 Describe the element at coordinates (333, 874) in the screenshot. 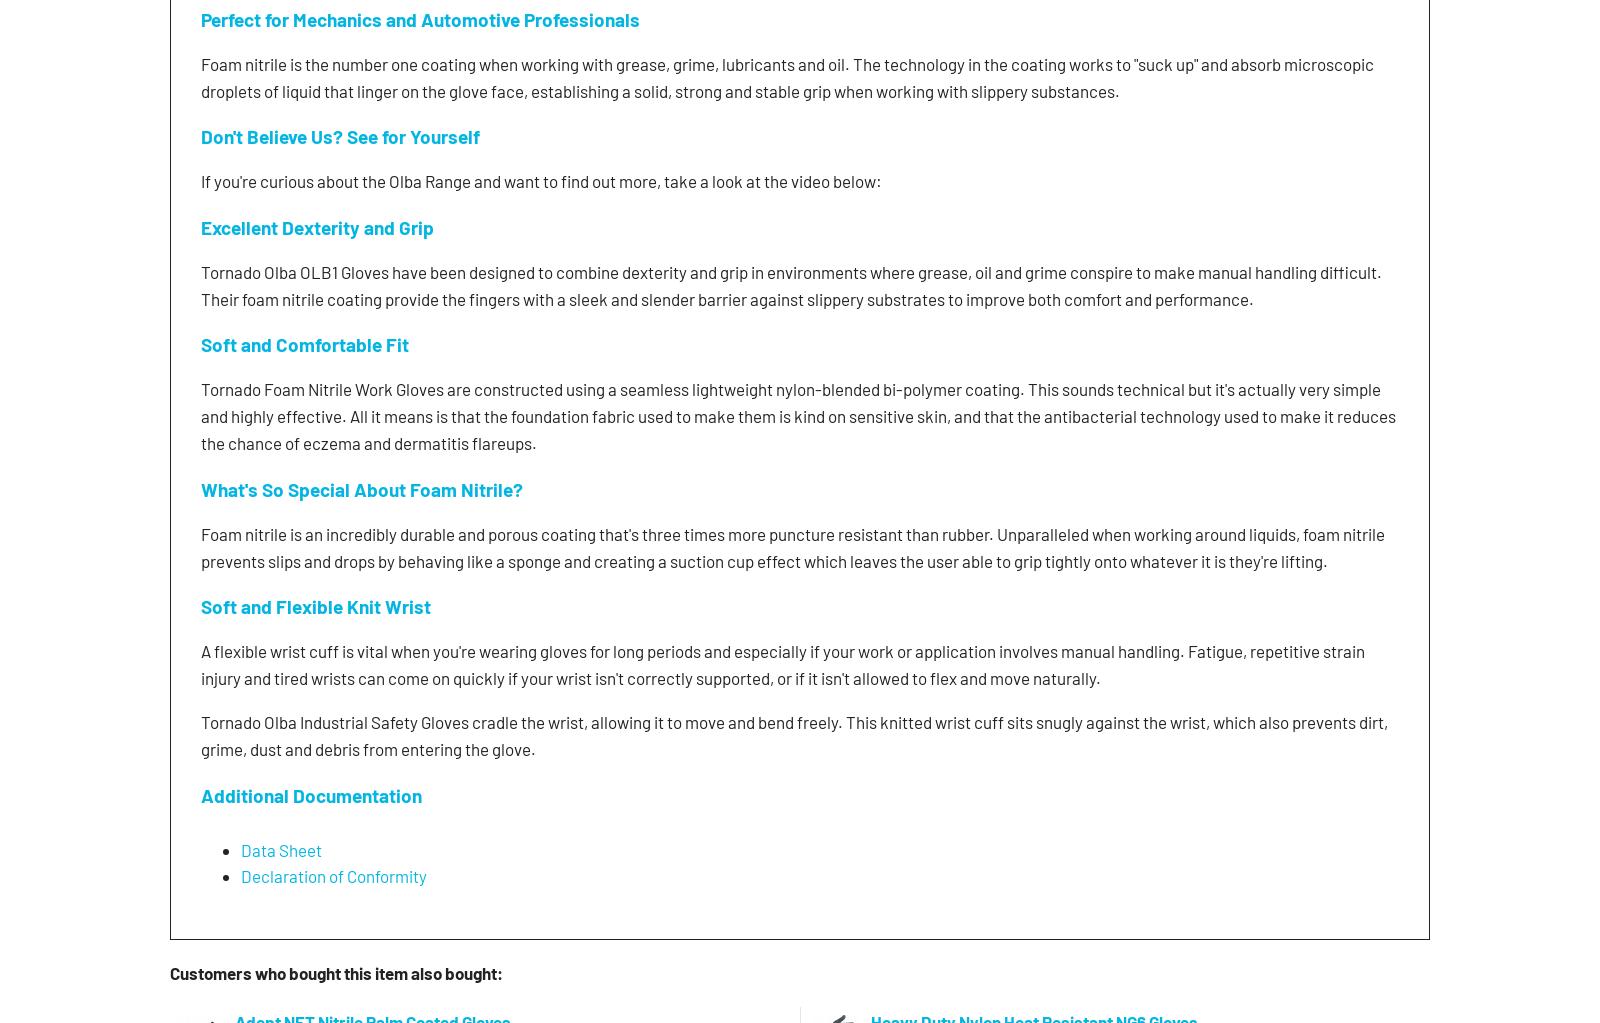

I see `'Declaration of Conformity'` at that location.